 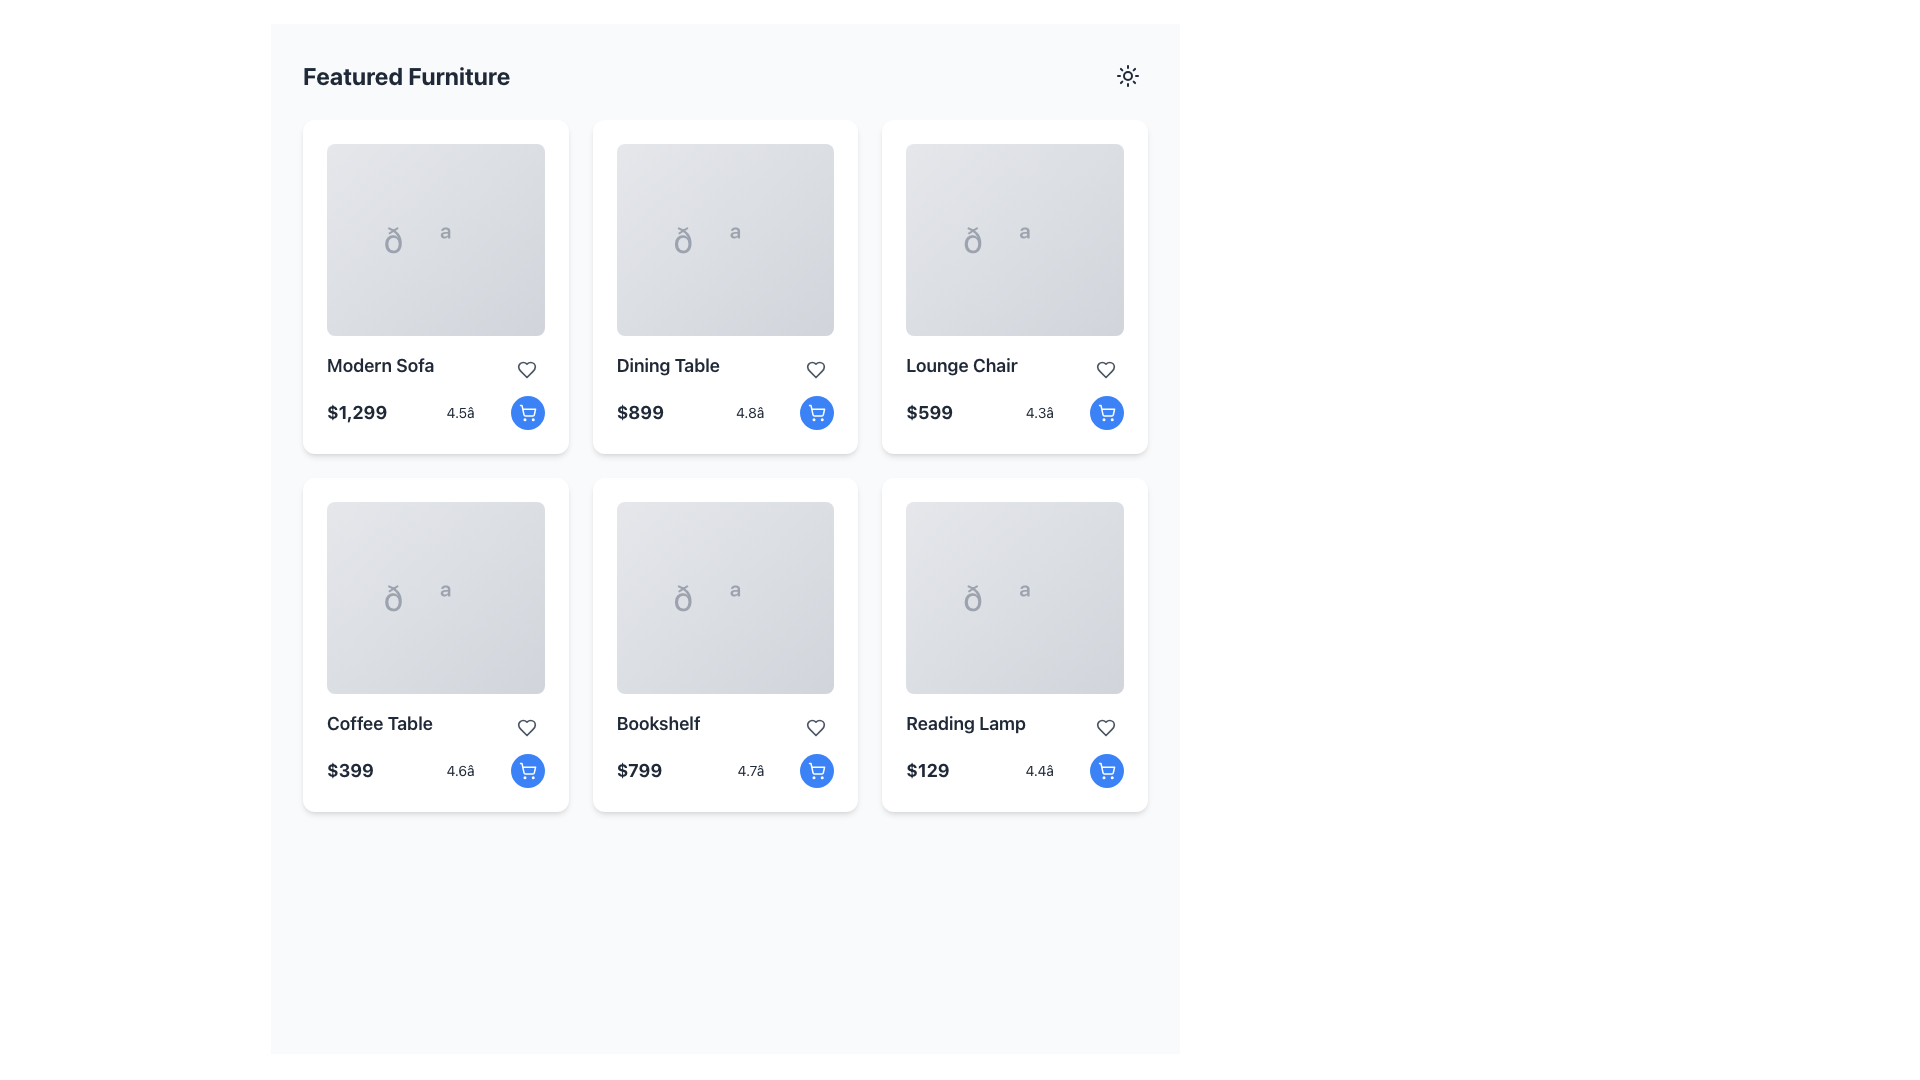 I want to click on the gray emoji-like symbol text component located in the upper graphical portion of the 'Coffee Table' card, so click(x=434, y=596).